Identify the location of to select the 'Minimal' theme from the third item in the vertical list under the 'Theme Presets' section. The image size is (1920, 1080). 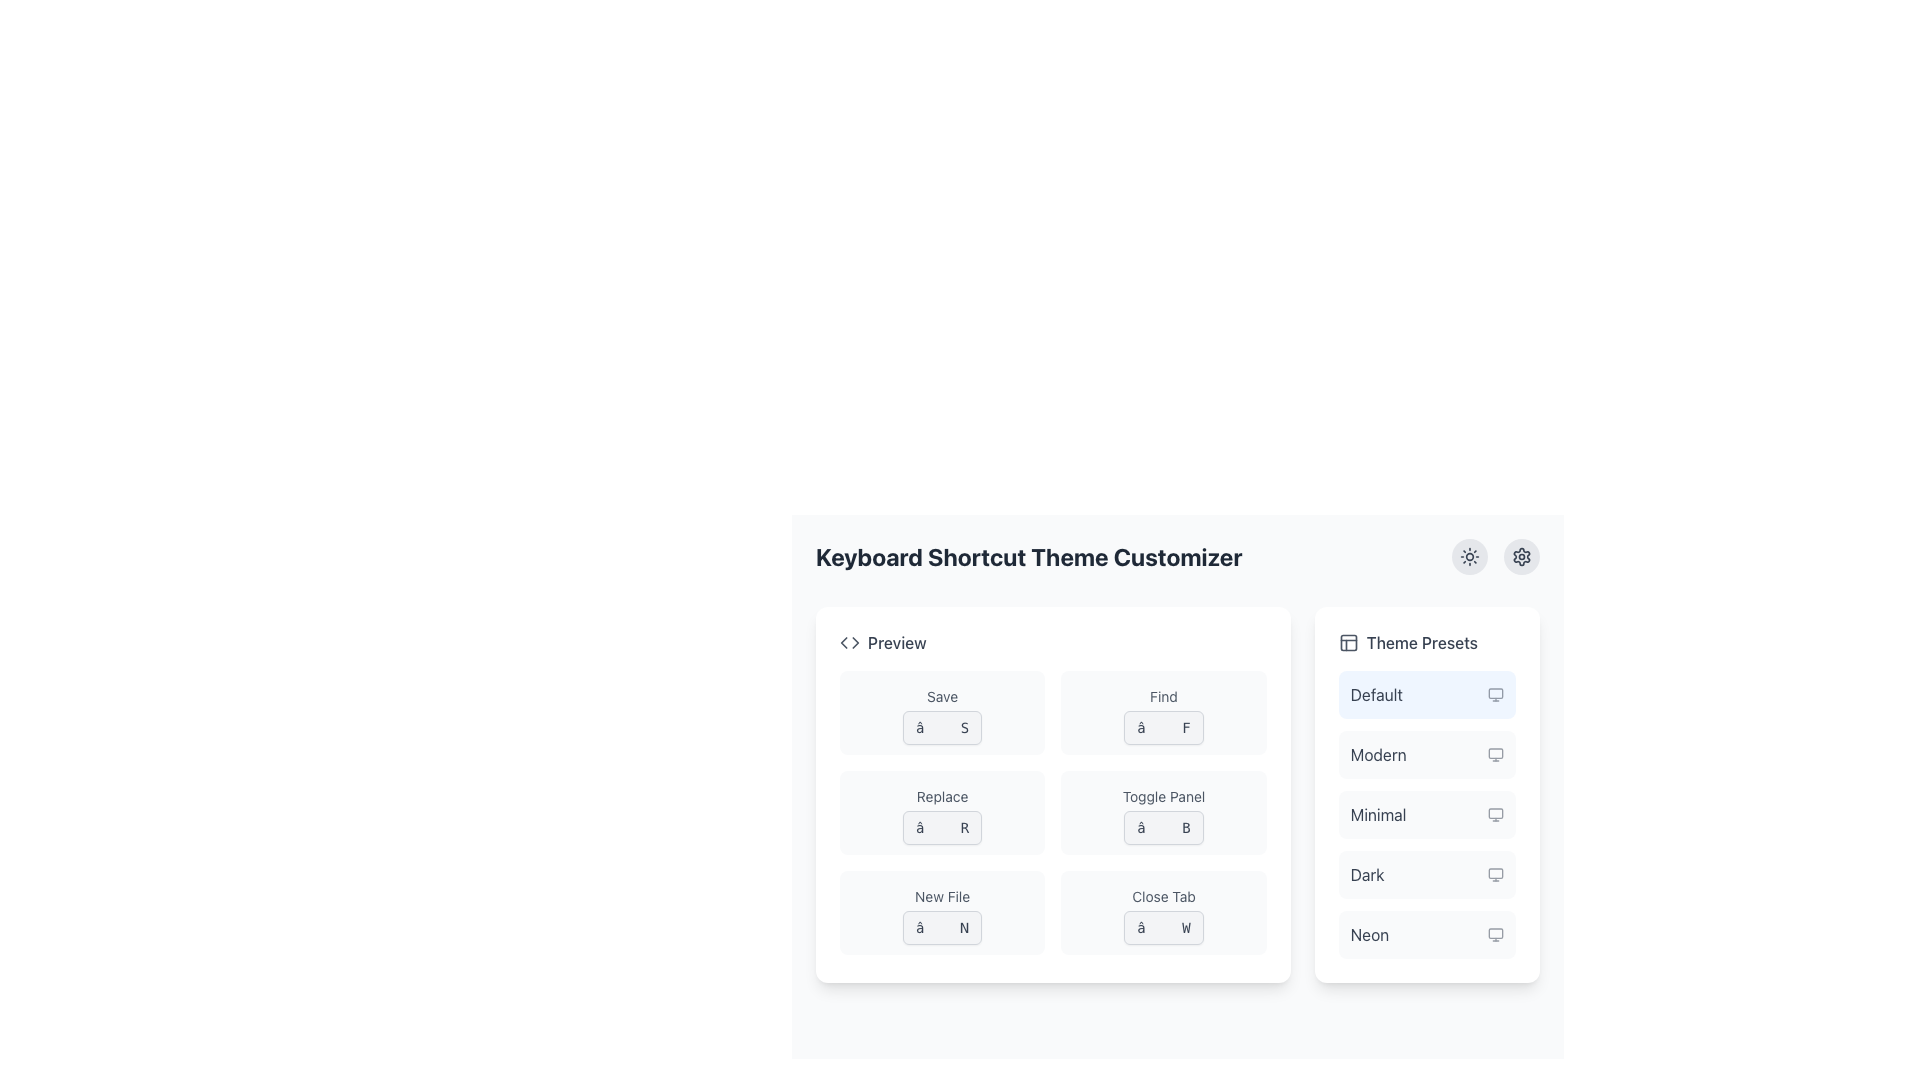
(1377, 814).